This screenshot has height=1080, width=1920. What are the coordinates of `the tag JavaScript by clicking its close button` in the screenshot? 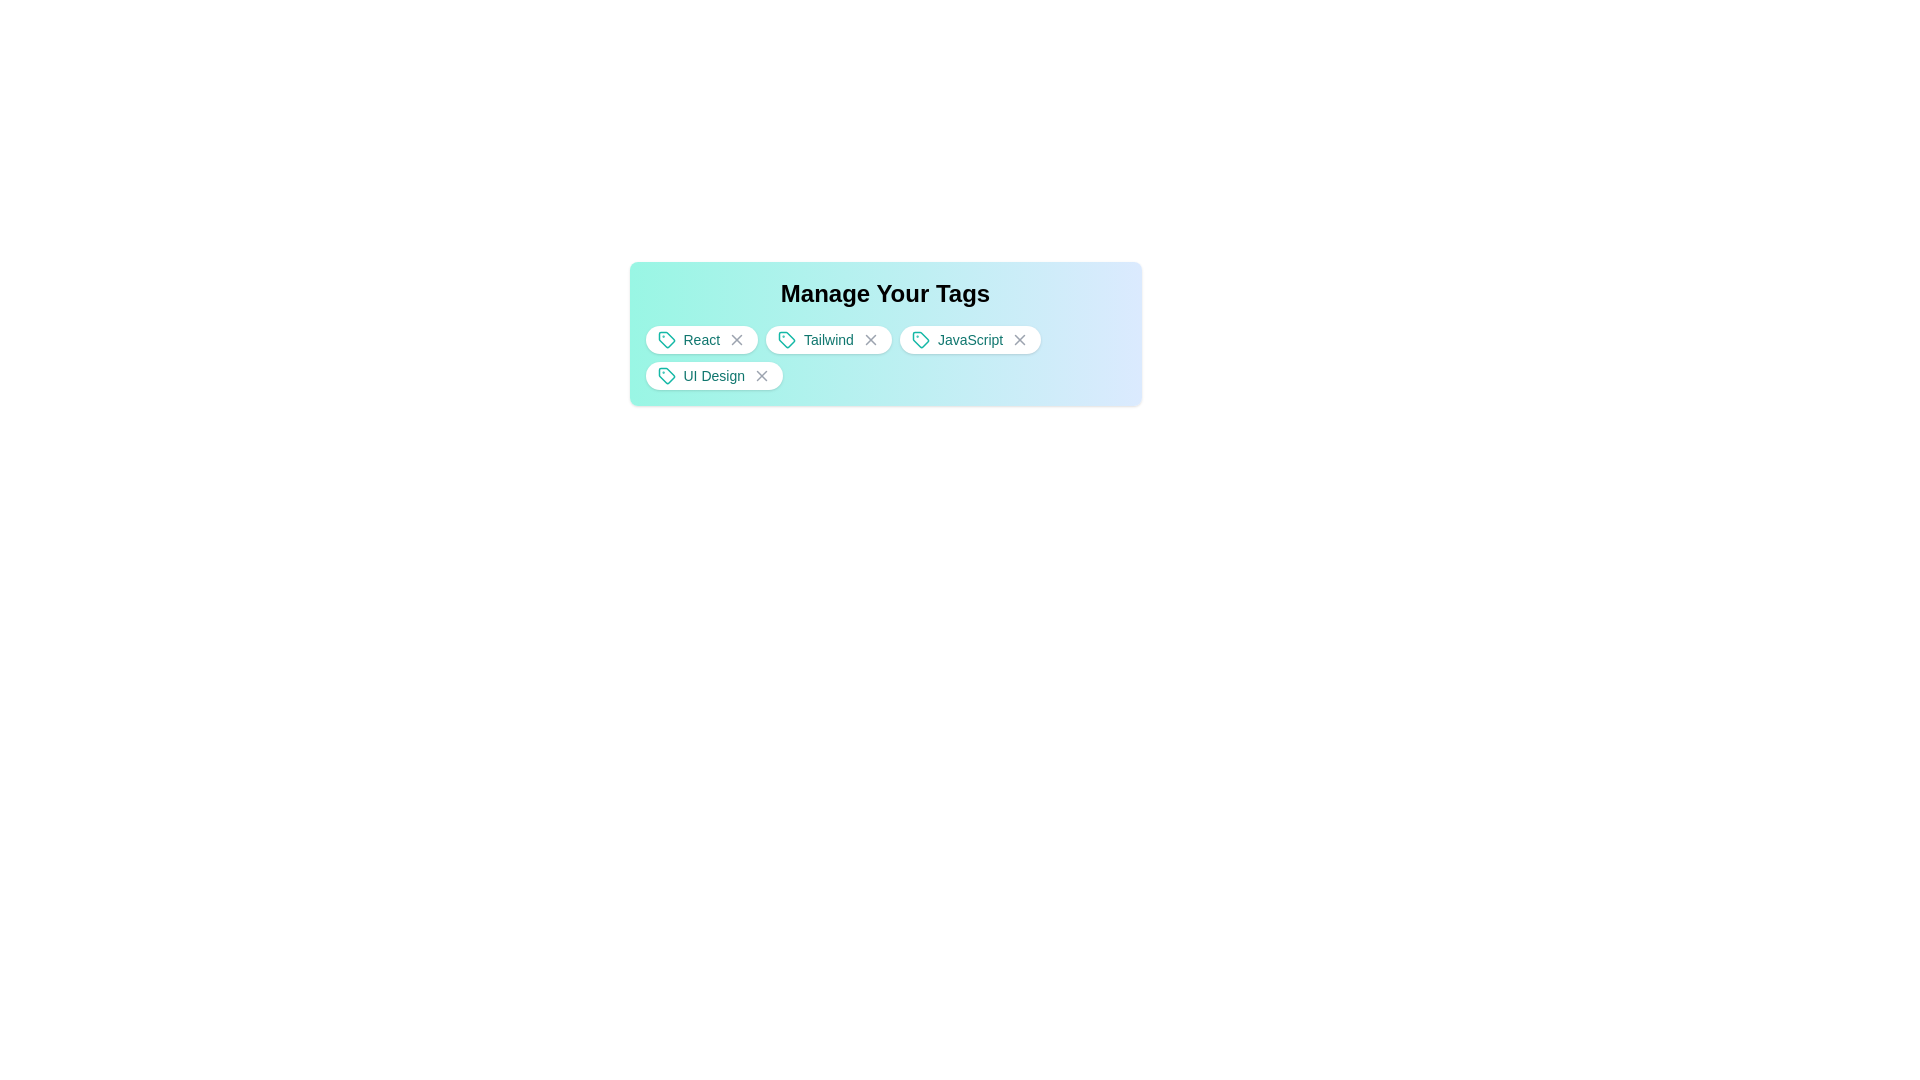 It's located at (1020, 338).